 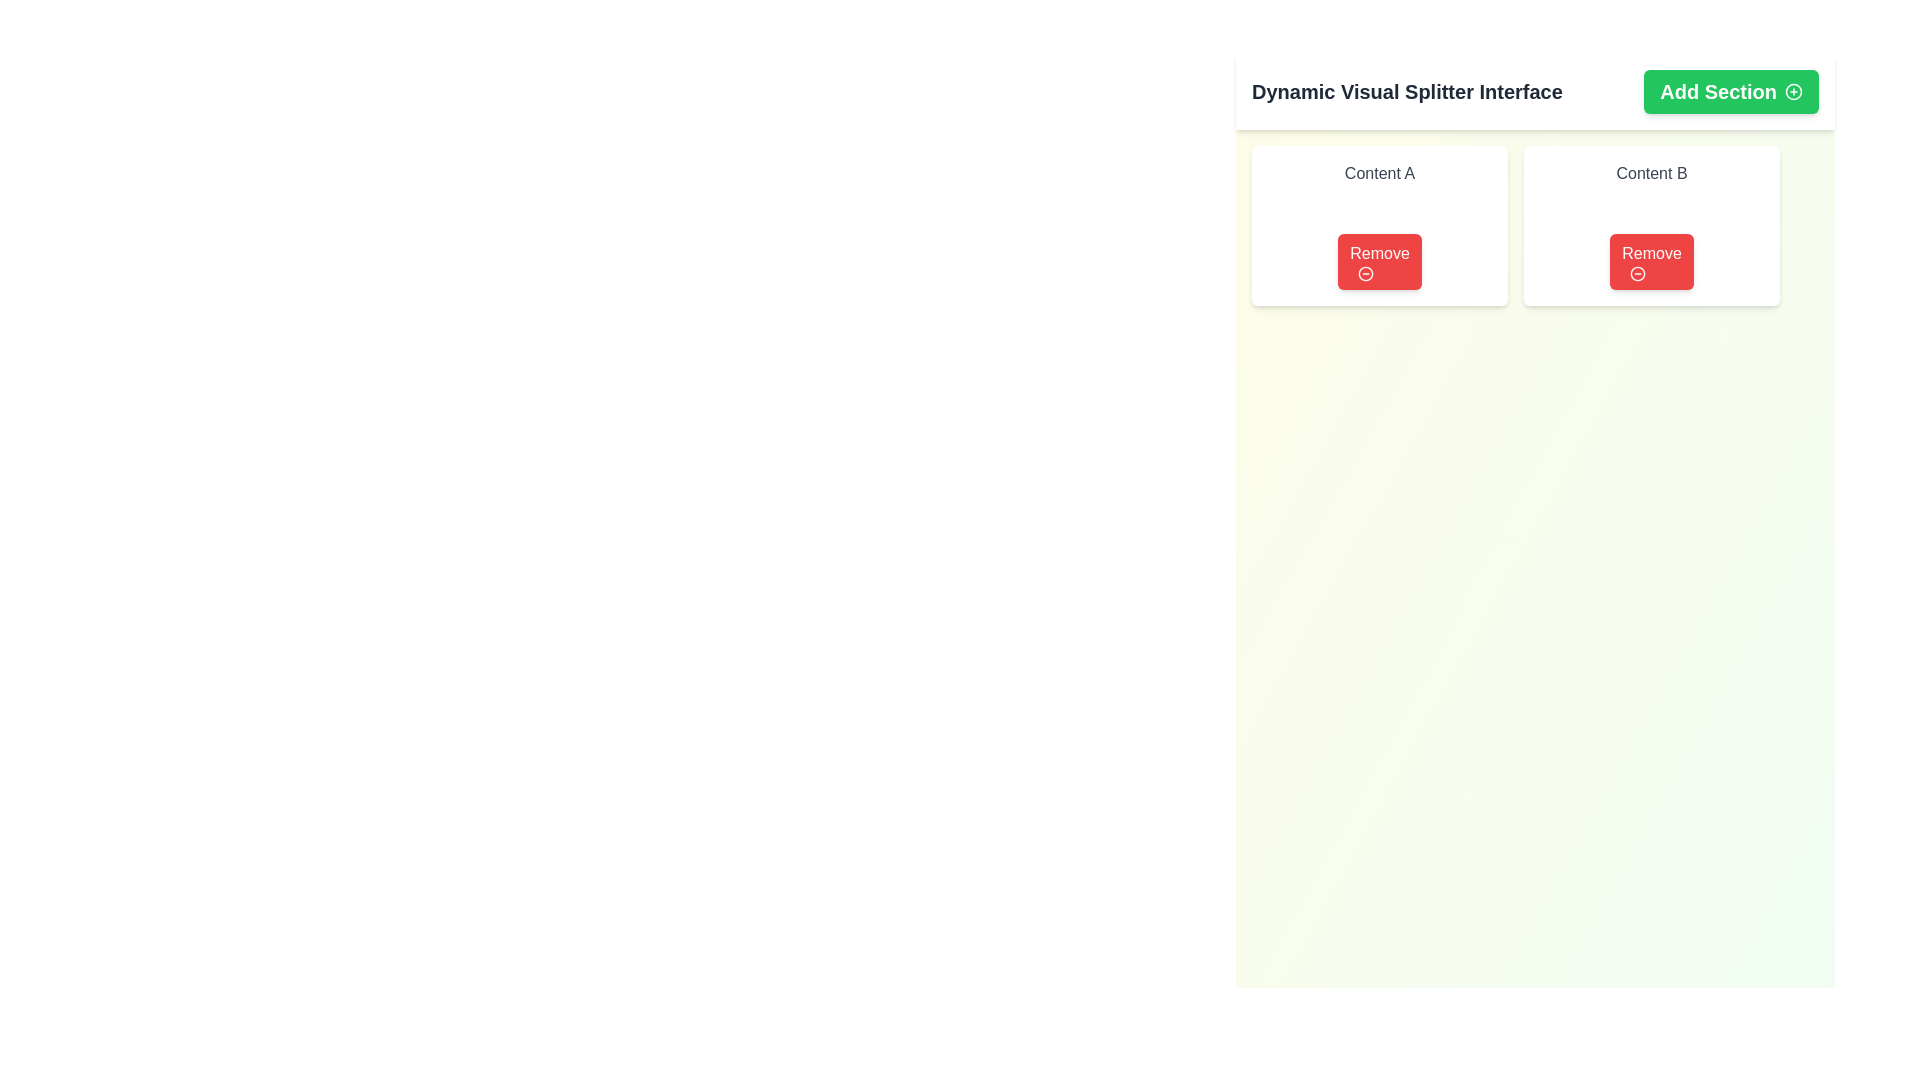 I want to click on the circular graphic within the SVG that represents the Remove button for Content B, located on the right side of the interface, so click(x=1365, y=273).